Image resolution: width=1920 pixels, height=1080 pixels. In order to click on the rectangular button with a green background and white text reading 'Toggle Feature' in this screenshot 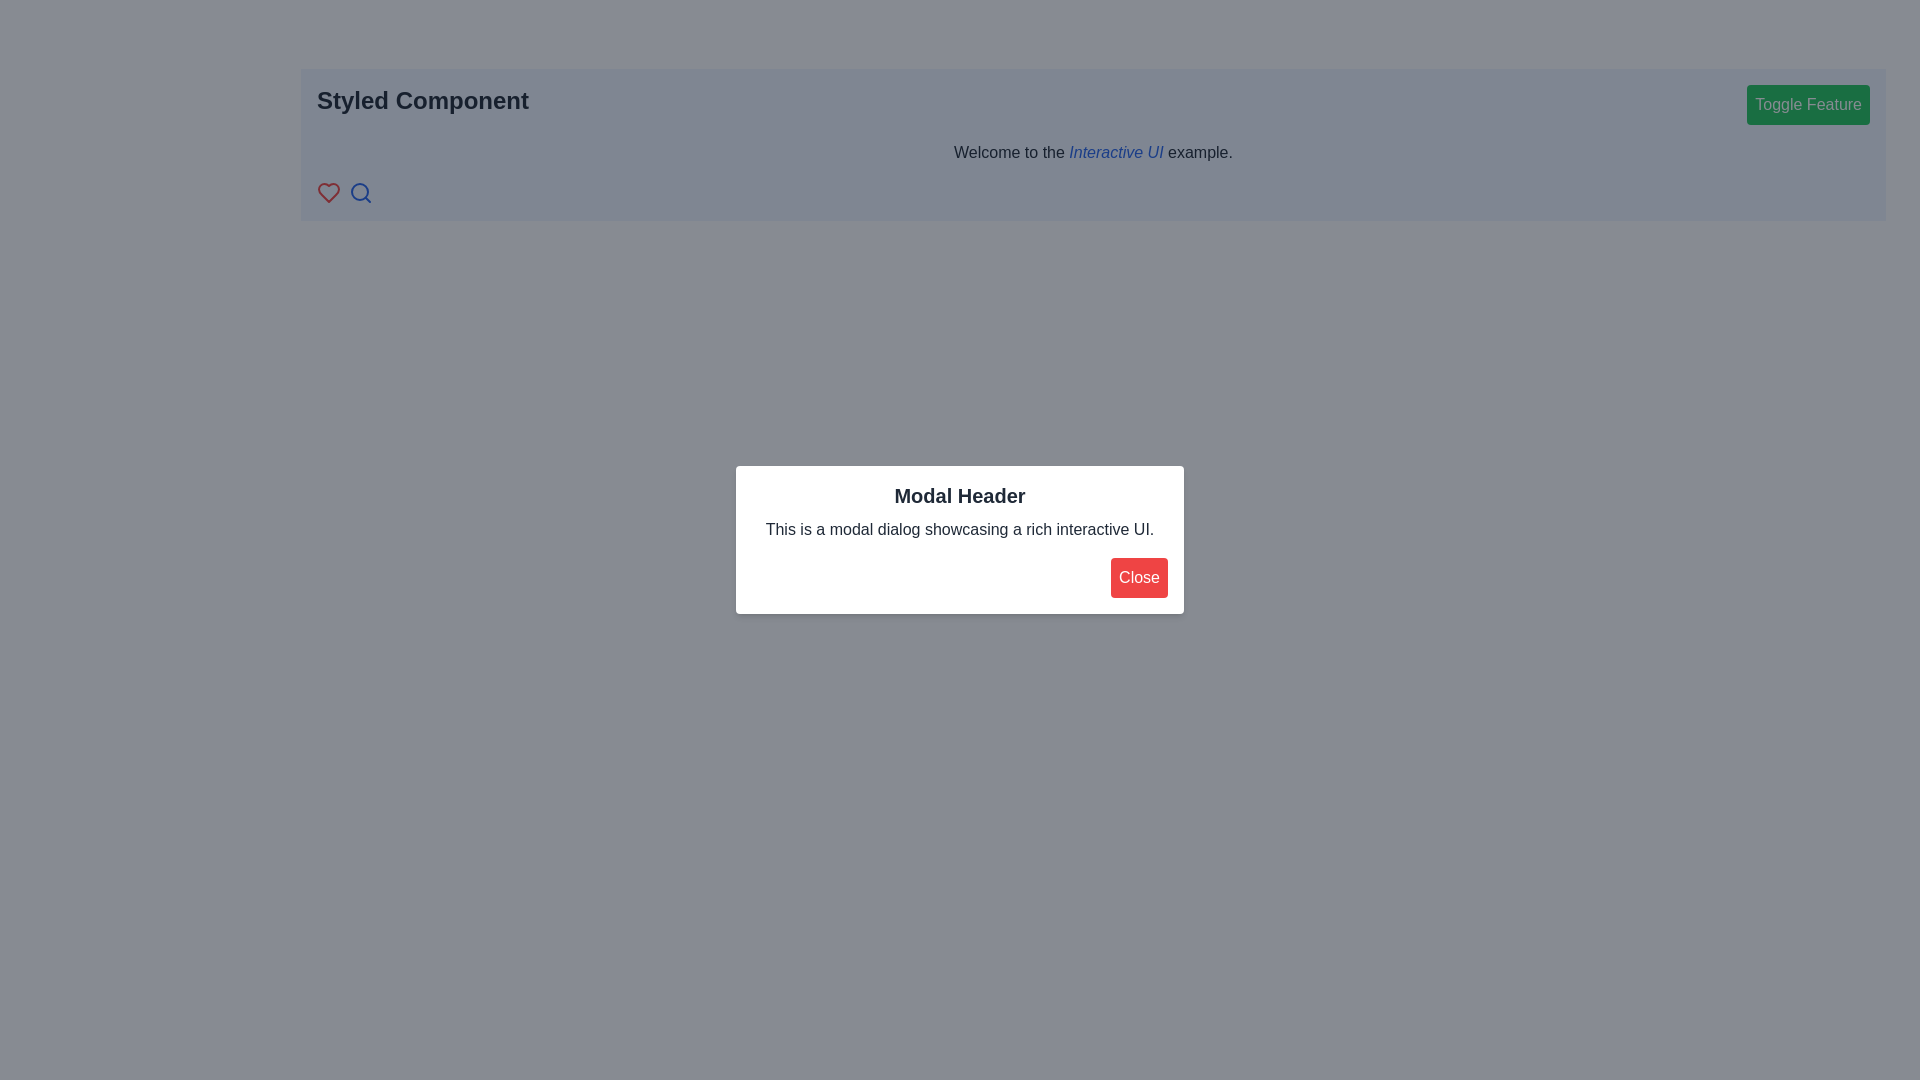, I will do `click(1808, 104)`.